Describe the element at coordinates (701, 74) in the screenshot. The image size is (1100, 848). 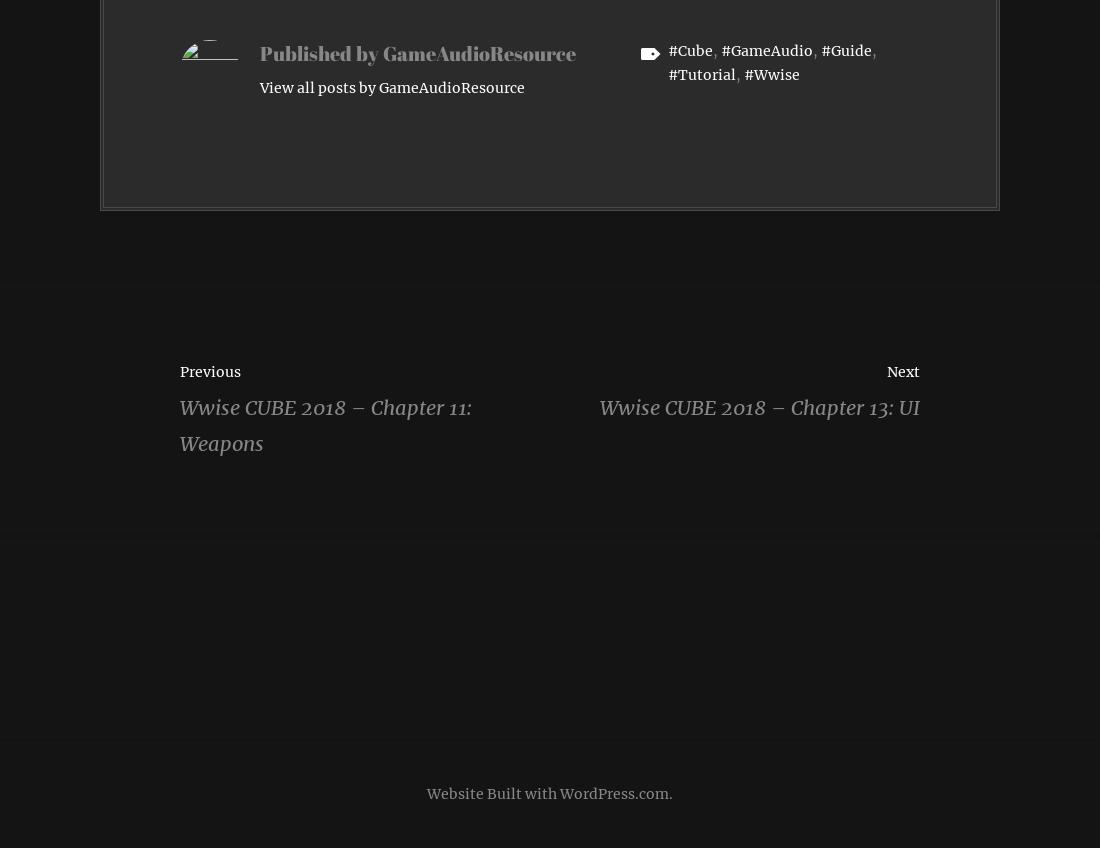
I see `'#Tutorial'` at that location.